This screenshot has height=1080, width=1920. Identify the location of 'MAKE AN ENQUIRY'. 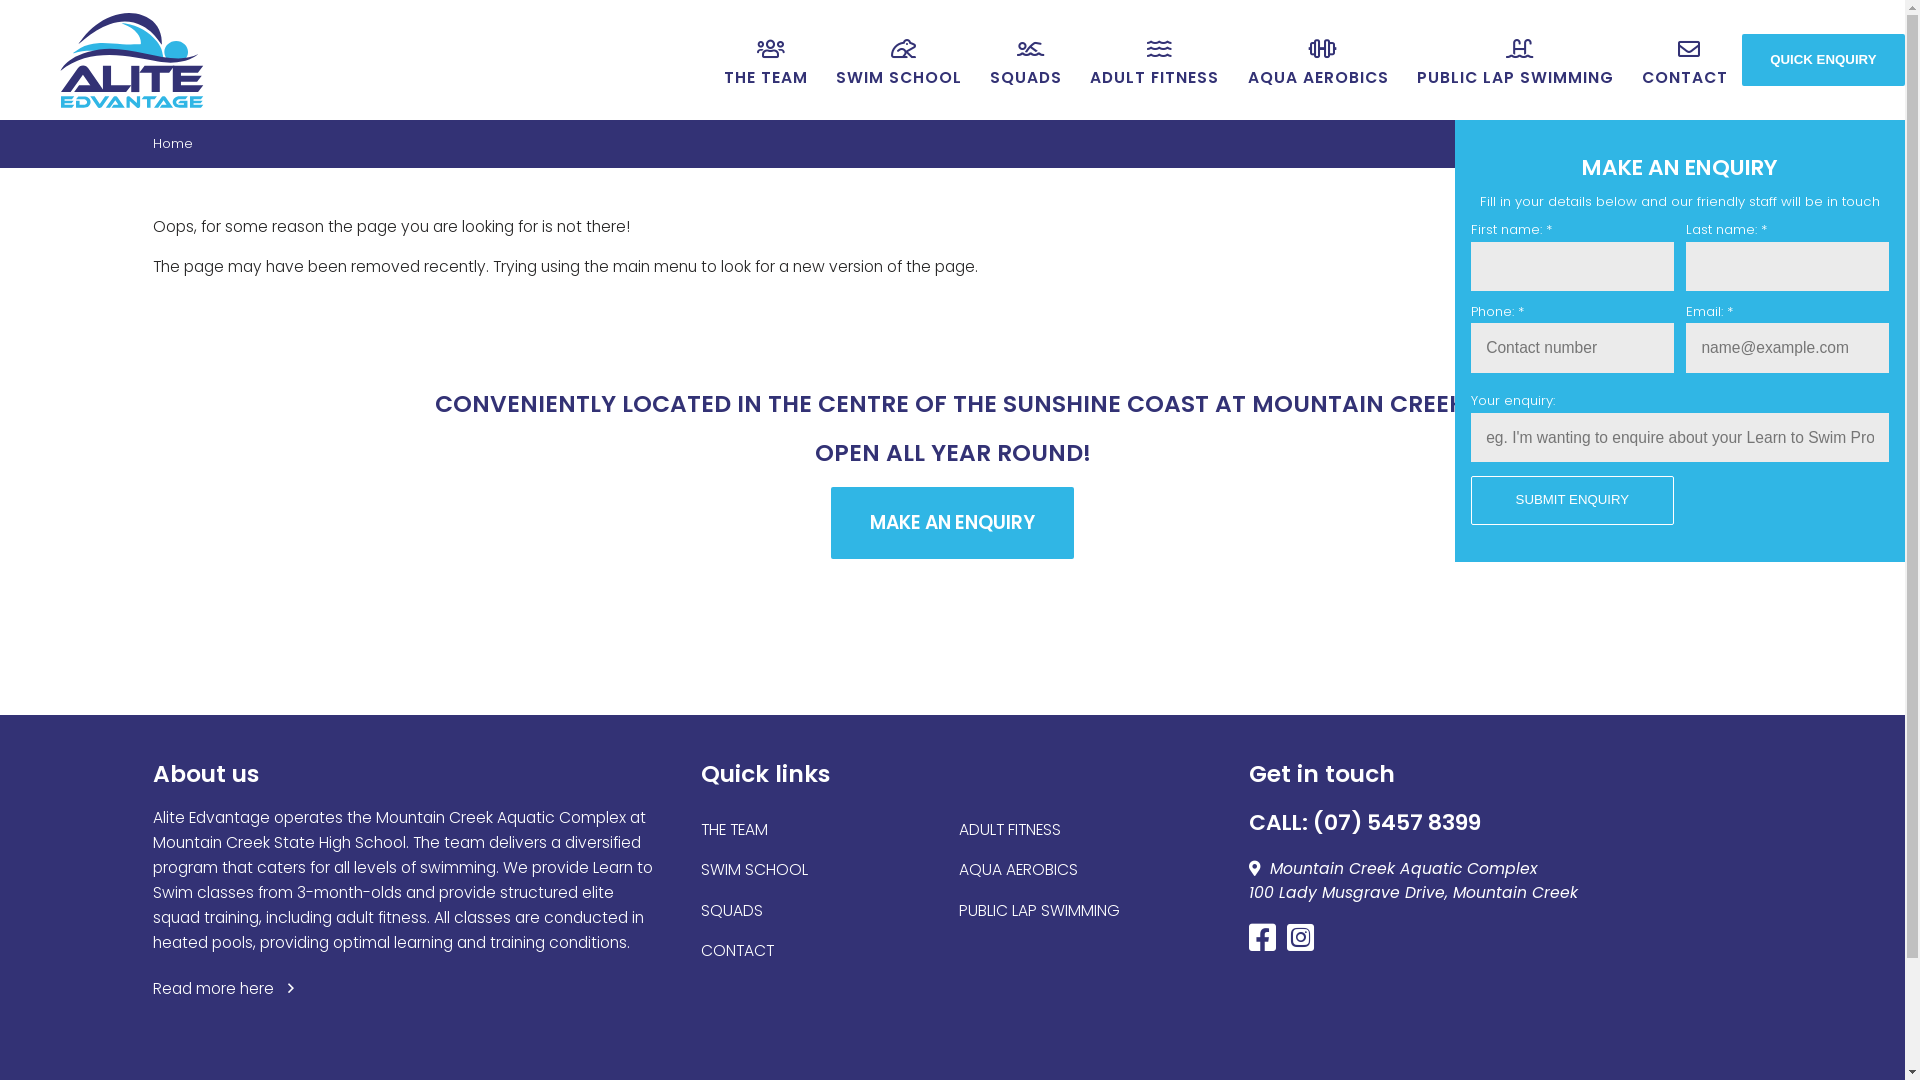
(952, 521).